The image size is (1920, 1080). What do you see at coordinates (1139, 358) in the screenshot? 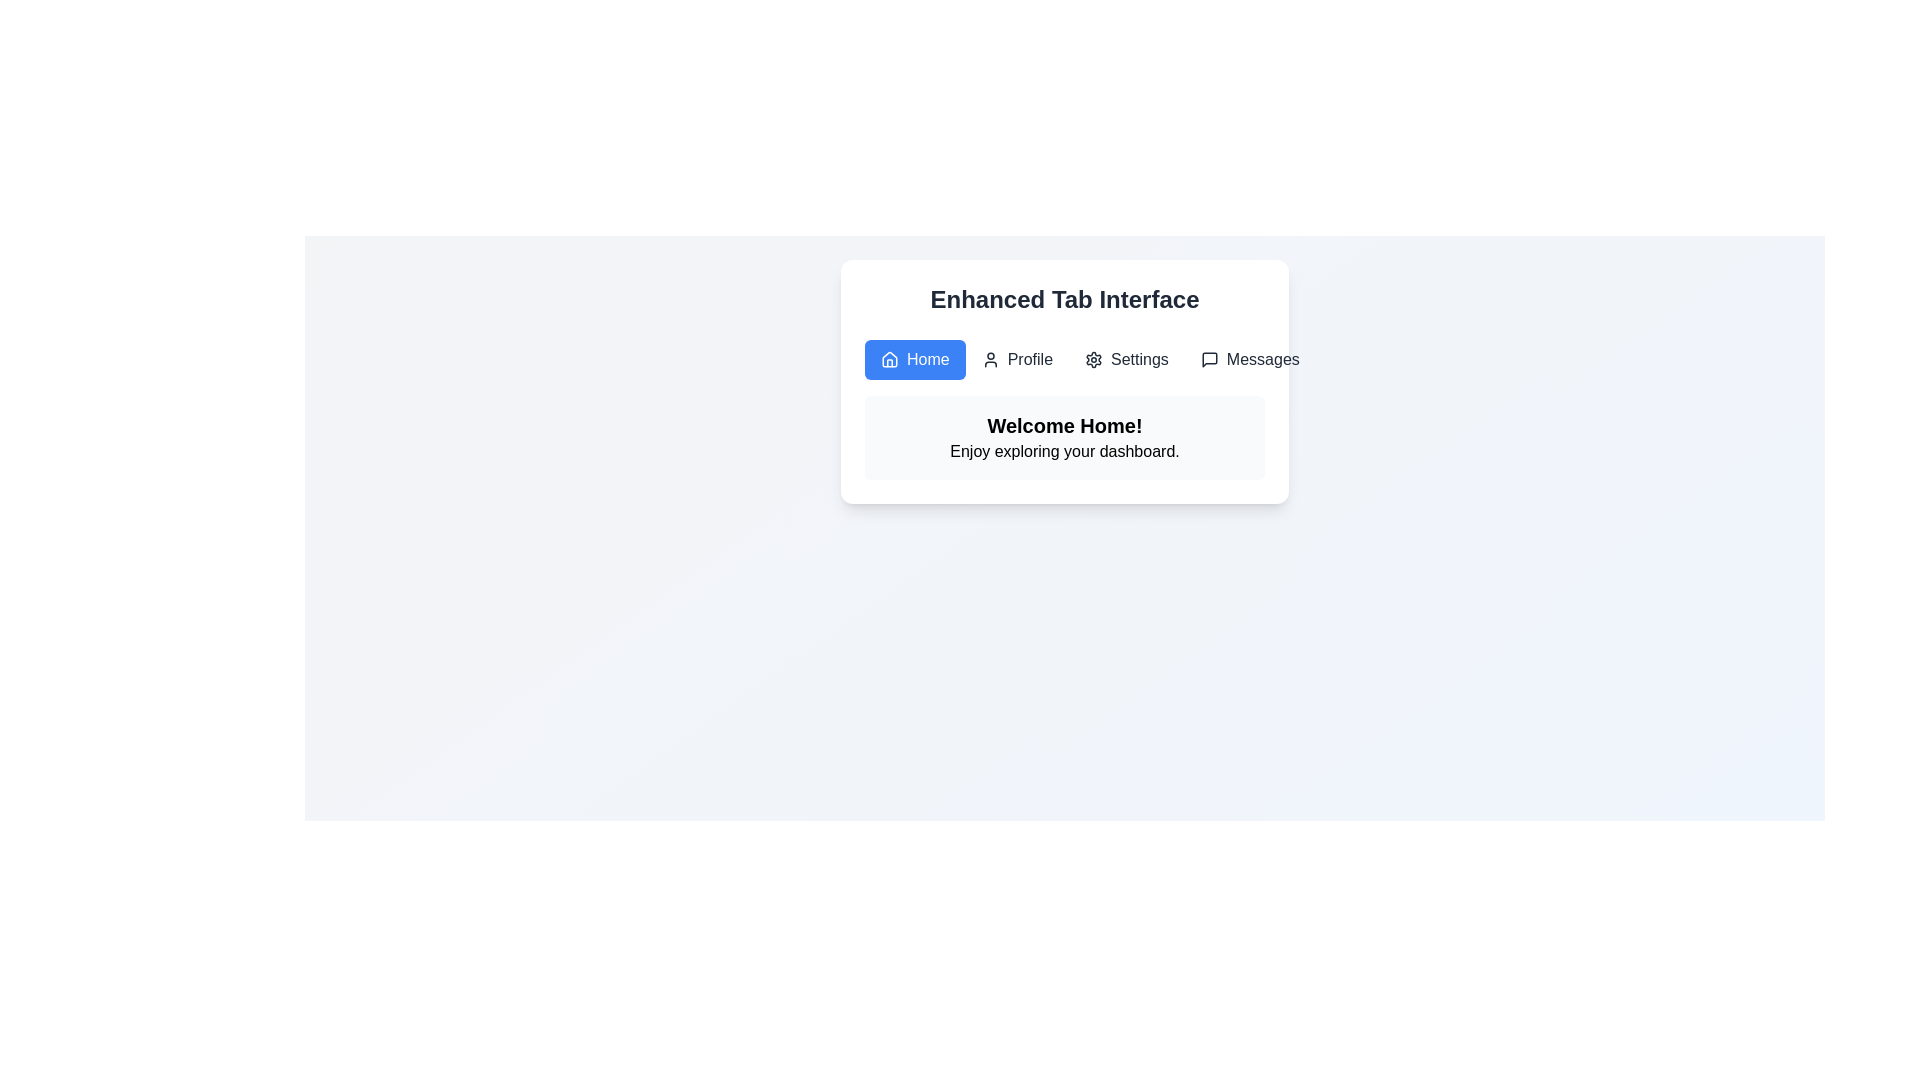
I see `the 'Settings' tab in the upper central section of the card` at bounding box center [1139, 358].